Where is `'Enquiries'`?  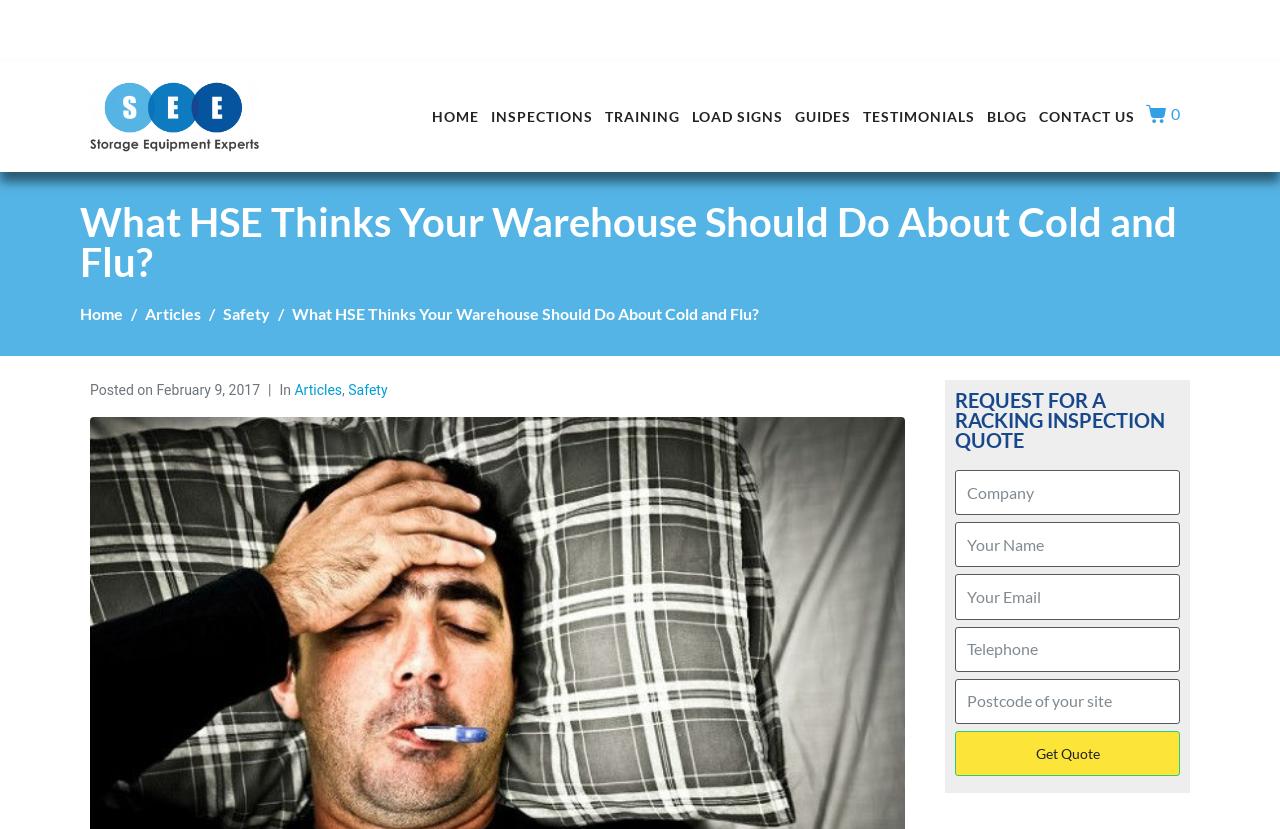
'Enquiries' is located at coordinates (1020, 19).